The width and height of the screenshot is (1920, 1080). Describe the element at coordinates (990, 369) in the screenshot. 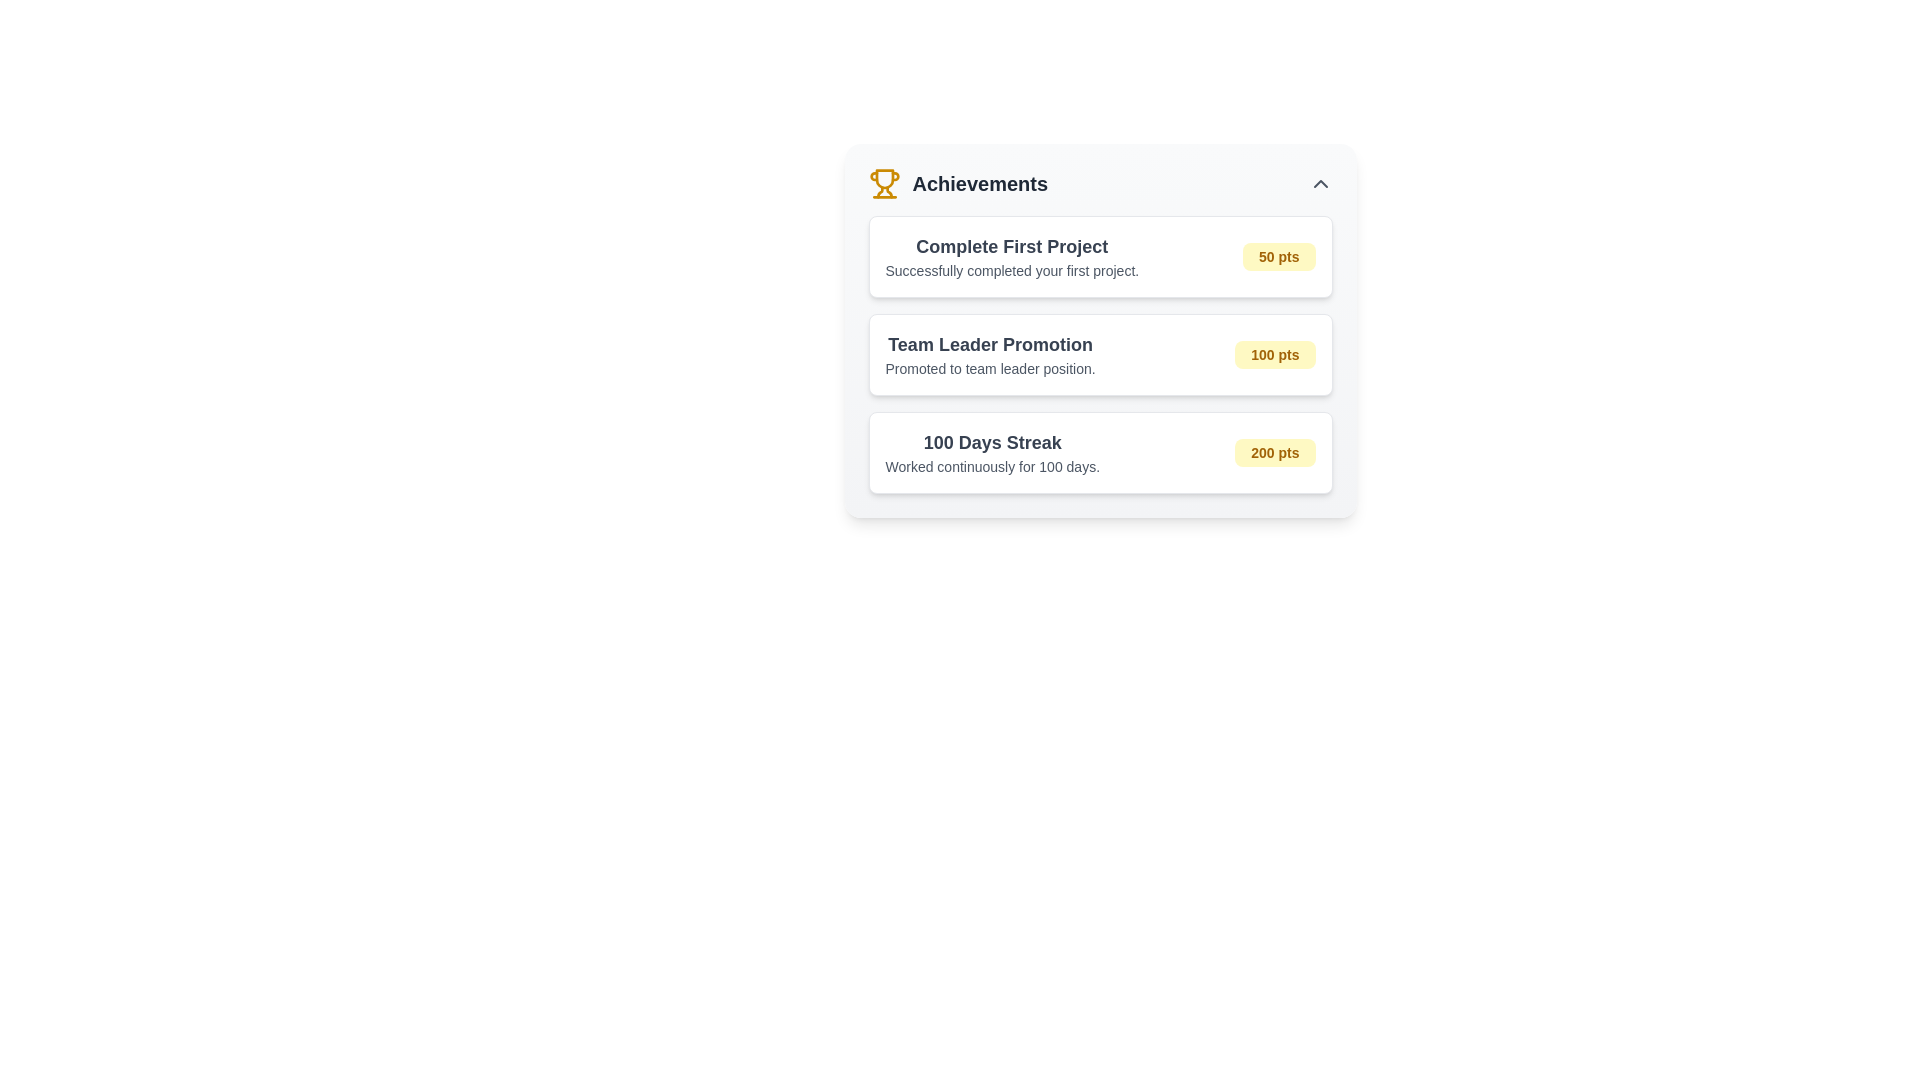

I see `text label providing additional descriptive information about the 'Team Leader Promotion' achievement, which is located below the title in the vertically organized list` at that location.